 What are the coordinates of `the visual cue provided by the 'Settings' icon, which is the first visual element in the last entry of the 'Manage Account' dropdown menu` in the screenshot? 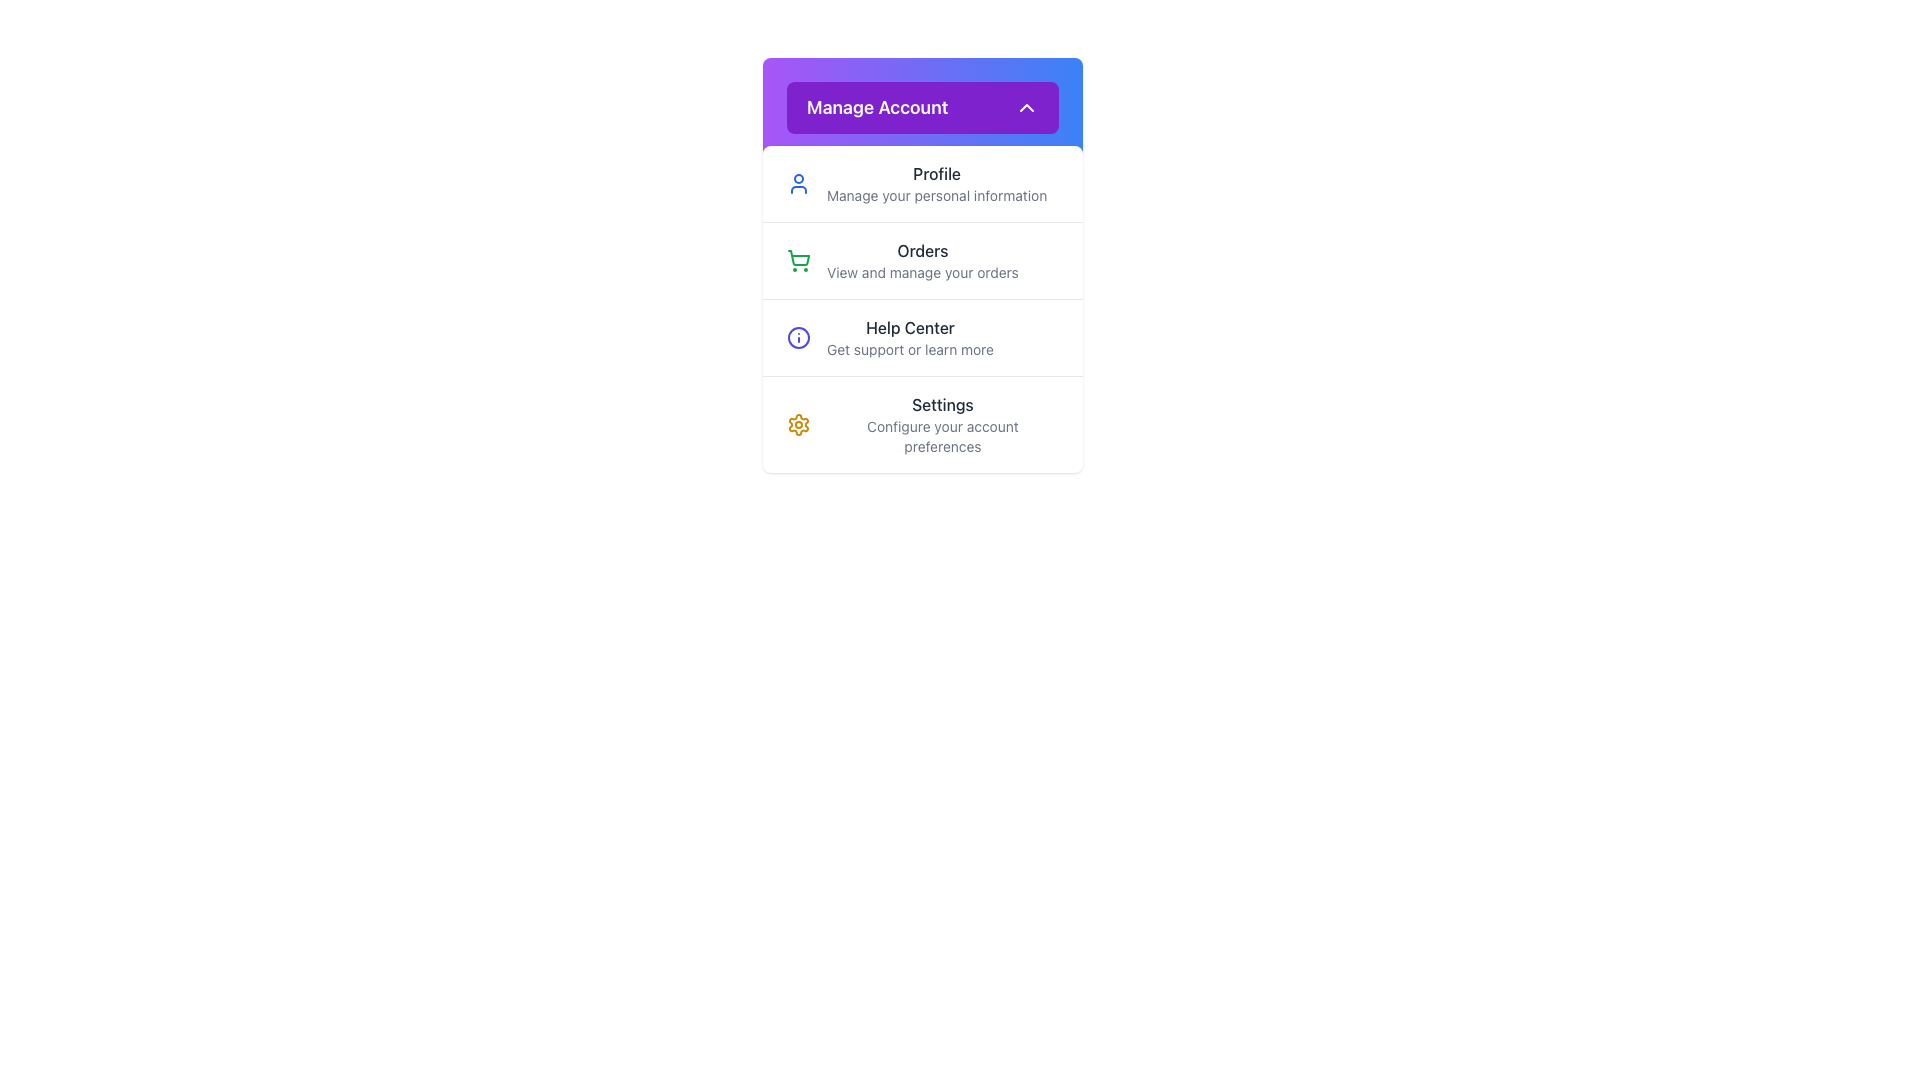 It's located at (797, 423).